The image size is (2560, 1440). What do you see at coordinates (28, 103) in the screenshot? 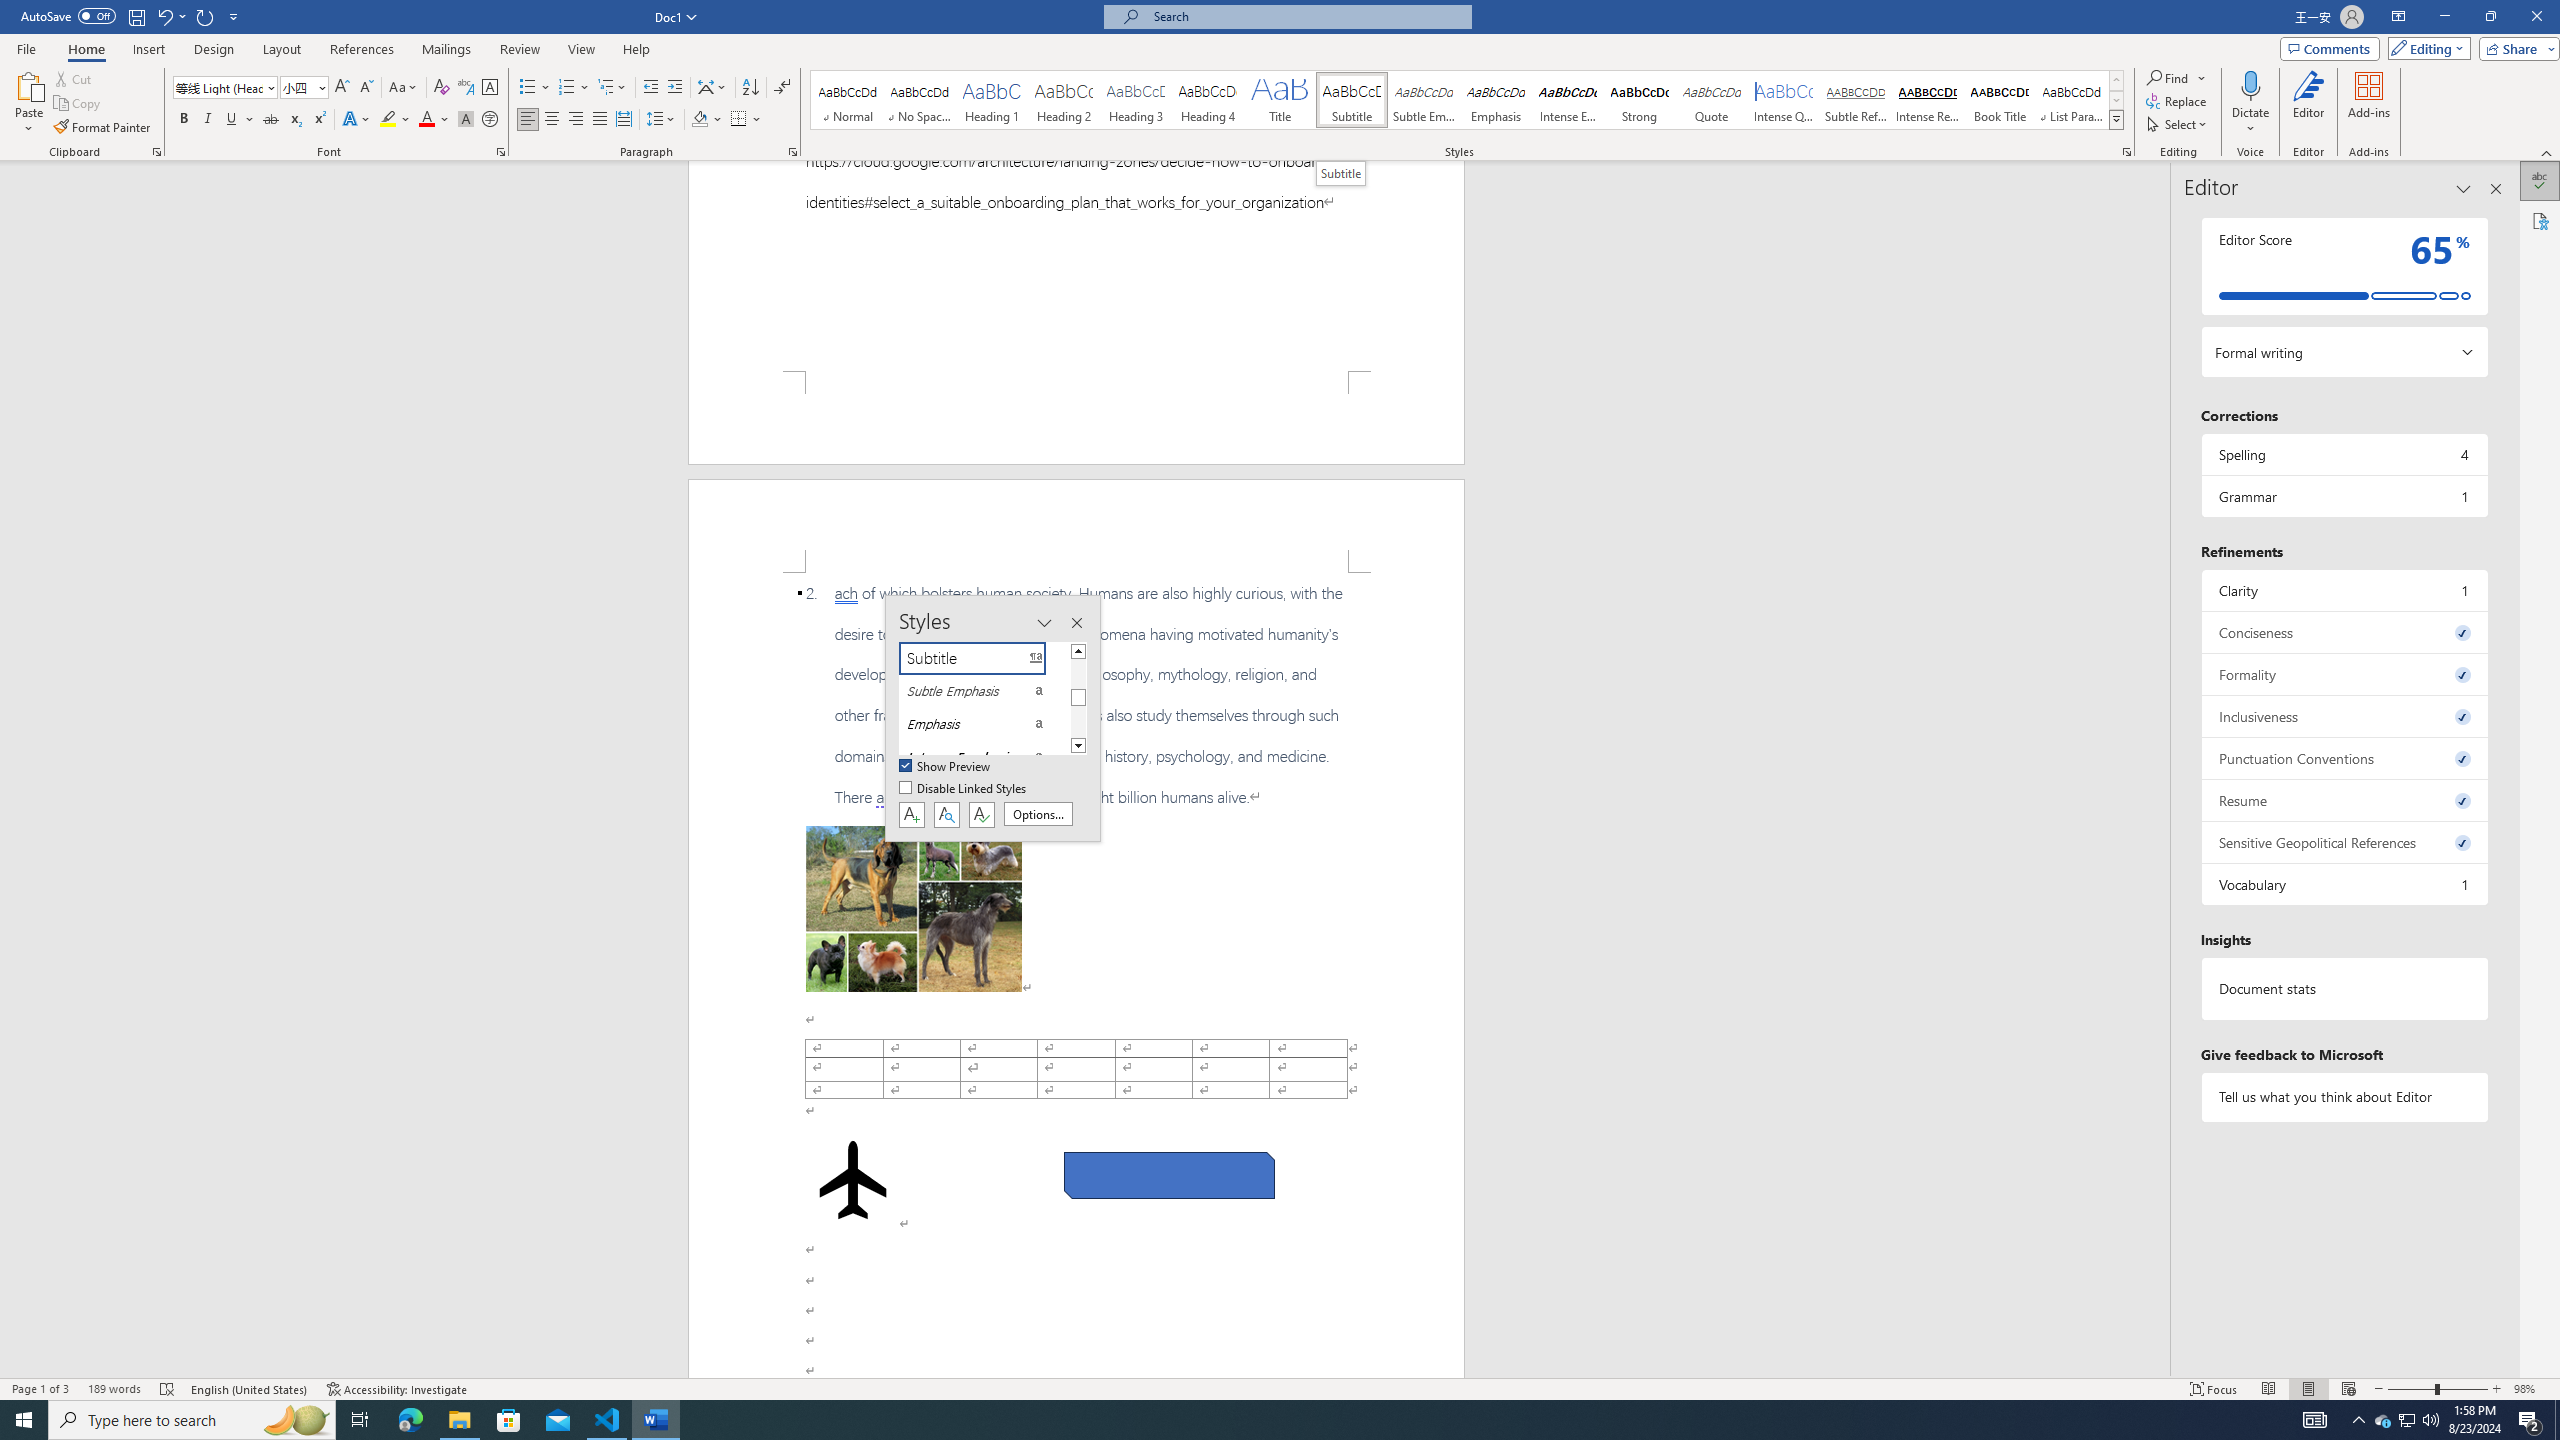
I see `'Paste'` at bounding box center [28, 103].